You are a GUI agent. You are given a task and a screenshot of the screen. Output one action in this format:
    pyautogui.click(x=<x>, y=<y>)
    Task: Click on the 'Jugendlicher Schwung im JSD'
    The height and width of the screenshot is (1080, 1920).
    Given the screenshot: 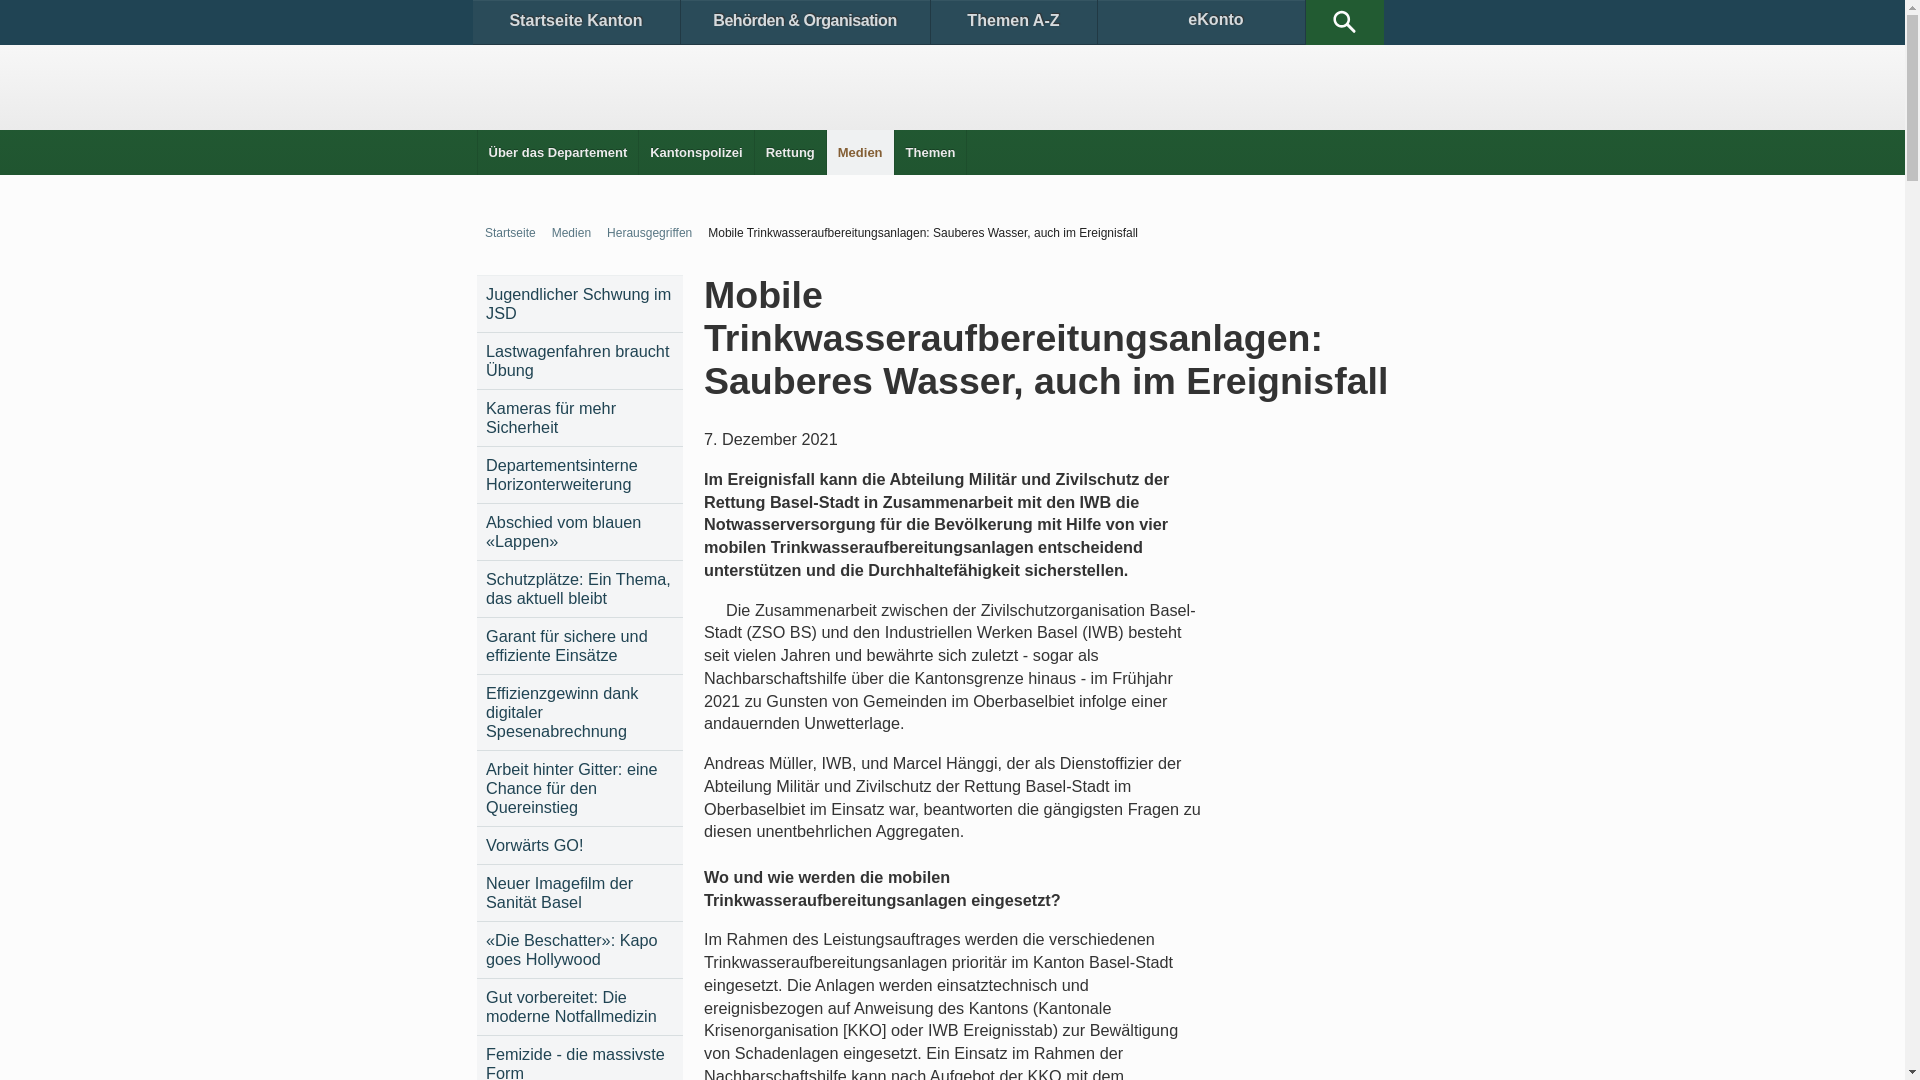 What is the action you would take?
    pyautogui.click(x=579, y=304)
    